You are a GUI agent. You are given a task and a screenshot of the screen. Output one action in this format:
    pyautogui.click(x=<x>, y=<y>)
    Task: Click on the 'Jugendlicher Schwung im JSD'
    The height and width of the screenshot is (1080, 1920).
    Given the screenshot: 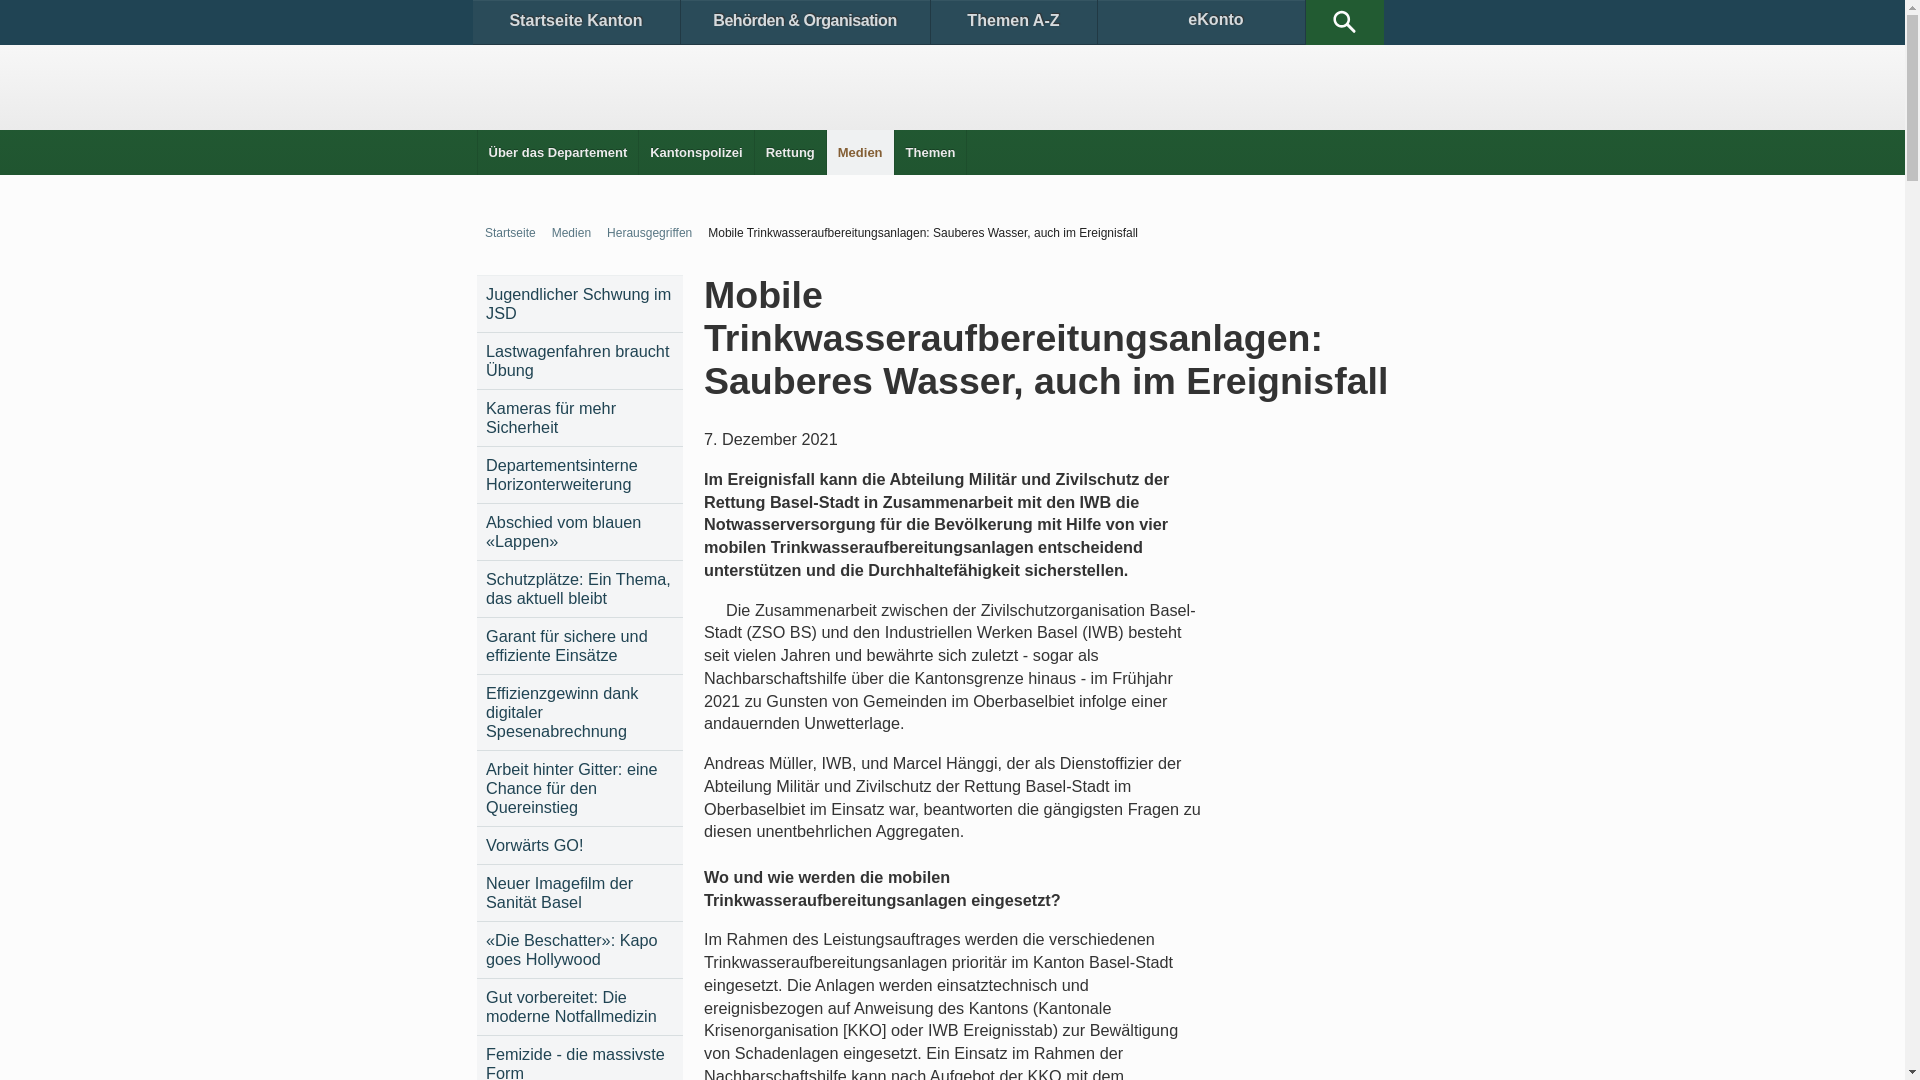 What is the action you would take?
    pyautogui.click(x=579, y=304)
    